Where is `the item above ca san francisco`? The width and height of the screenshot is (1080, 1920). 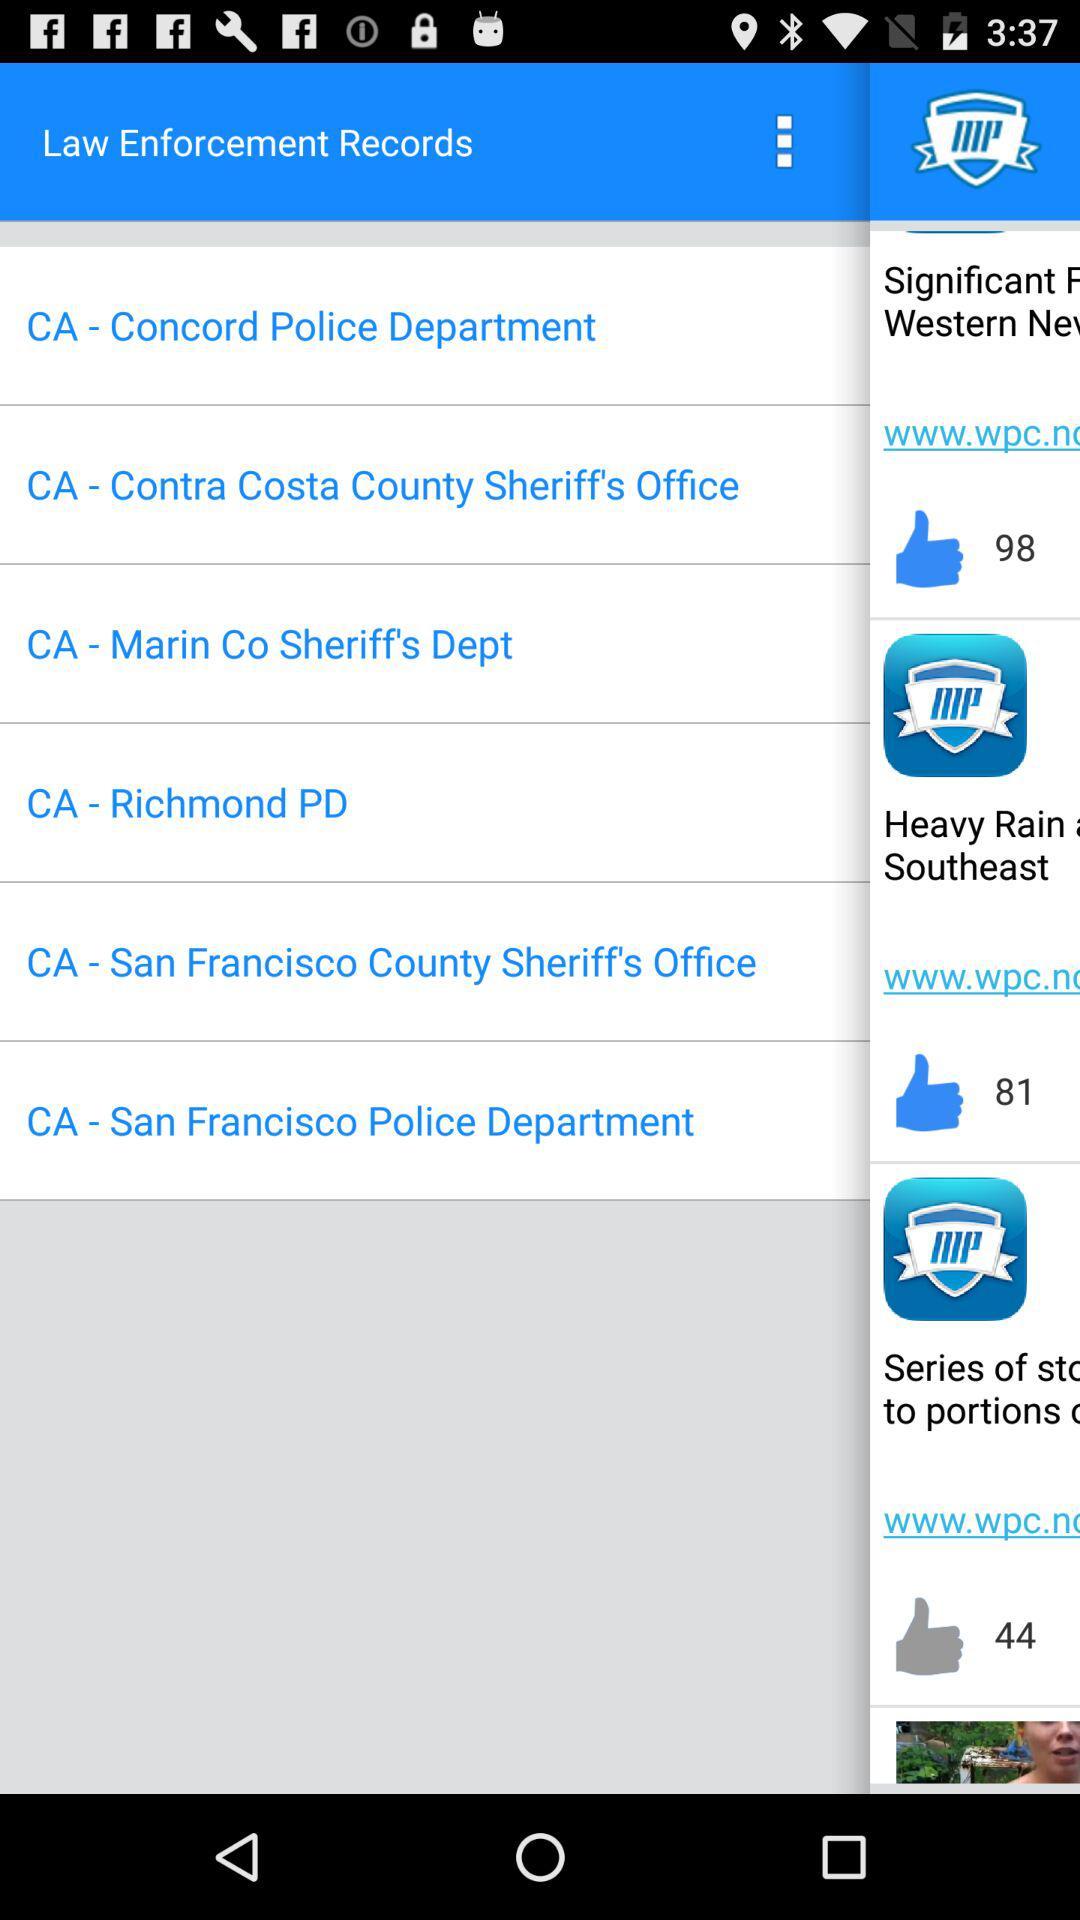 the item above ca san francisco is located at coordinates (187, 802).